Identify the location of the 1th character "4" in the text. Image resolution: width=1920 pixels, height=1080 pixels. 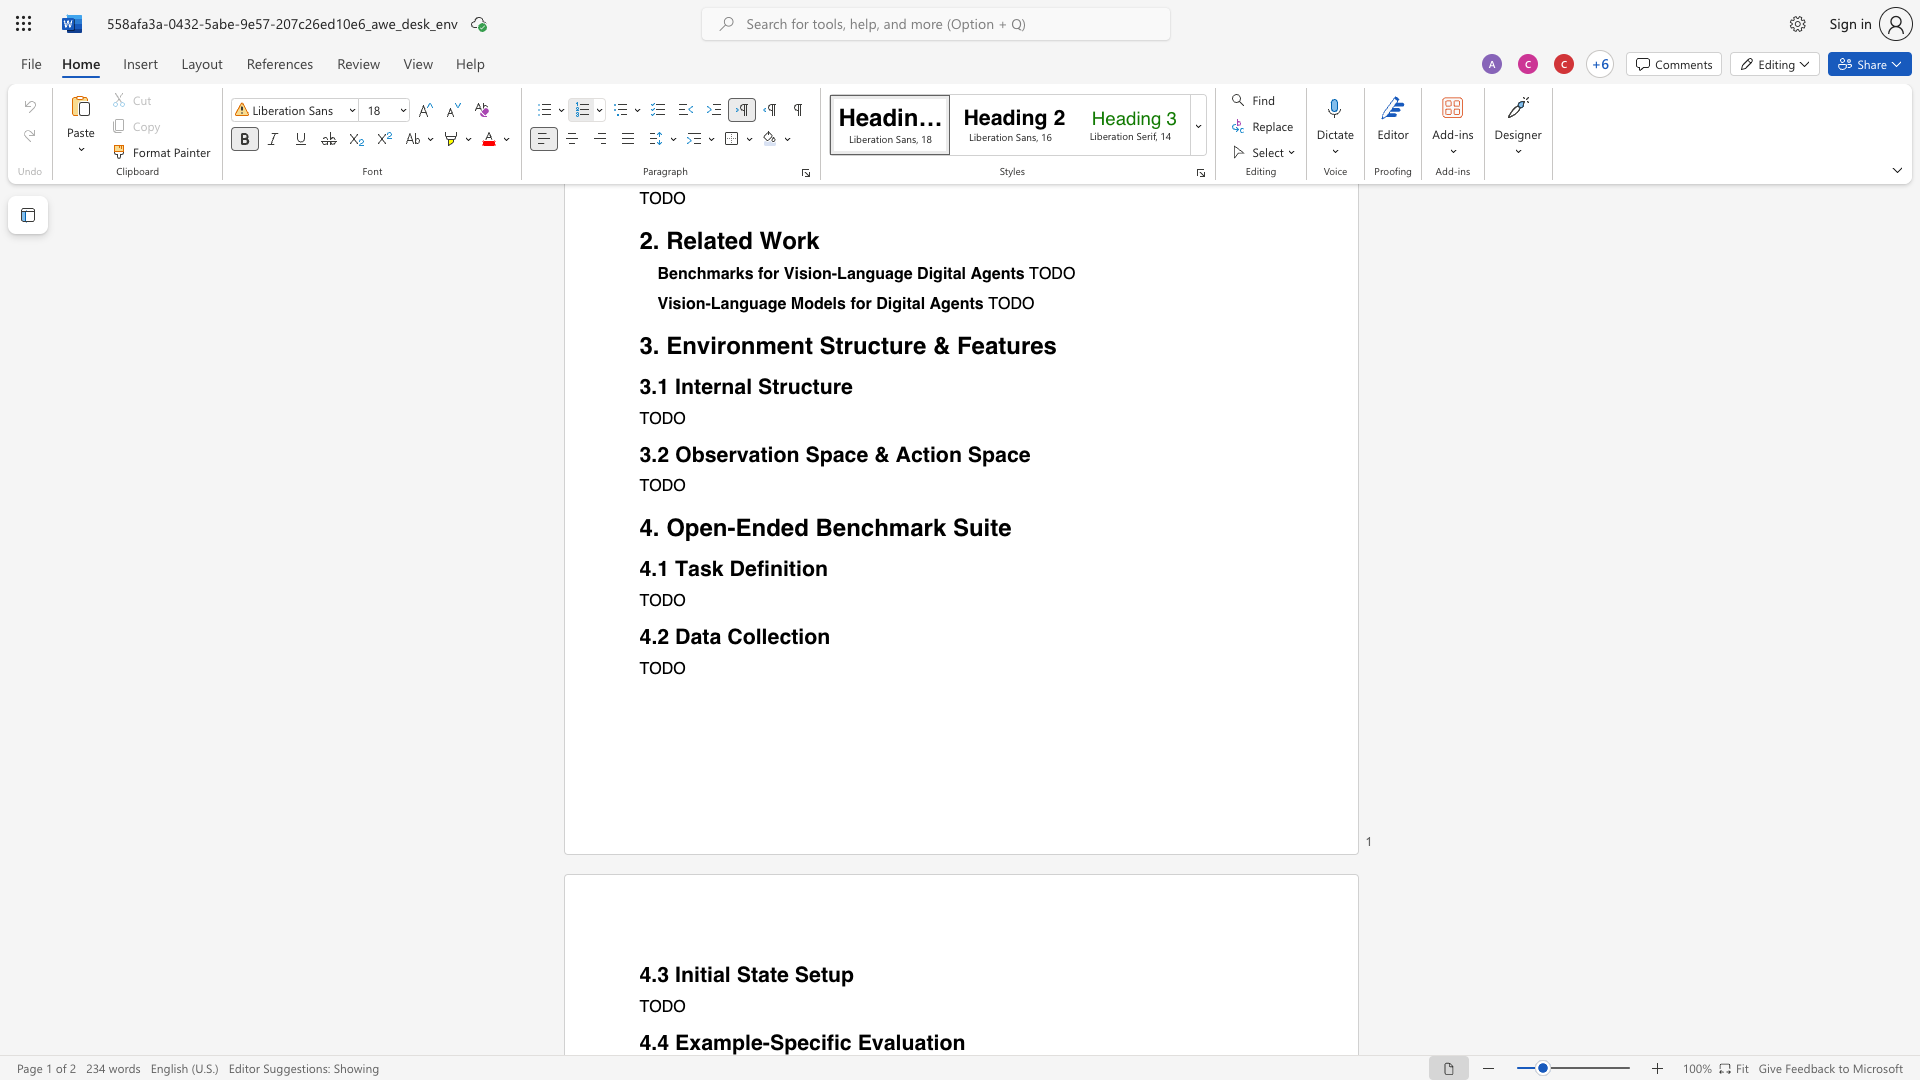
(645, 1042).